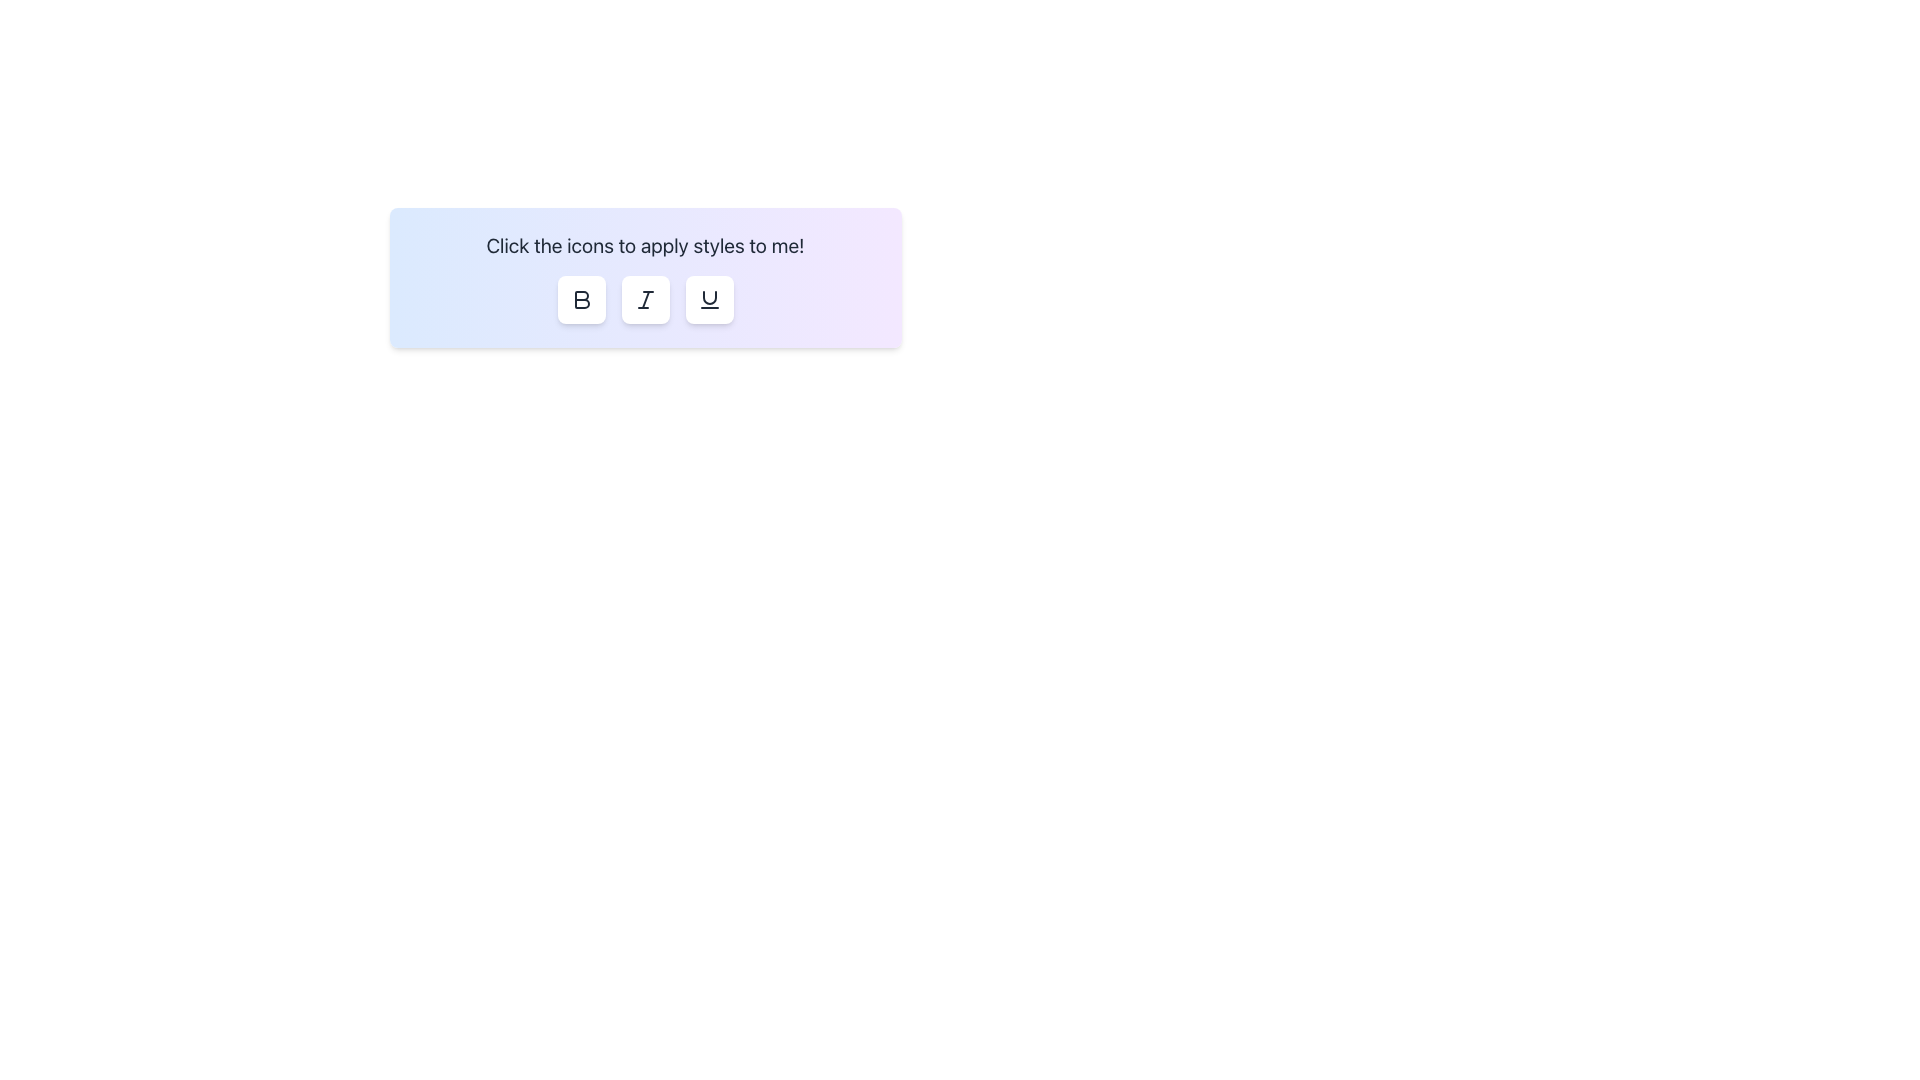 This screenshot has width=1920, height=1080. I want to click on the bold formatting button, which is the first icon in a row of three, so click(580, 300).